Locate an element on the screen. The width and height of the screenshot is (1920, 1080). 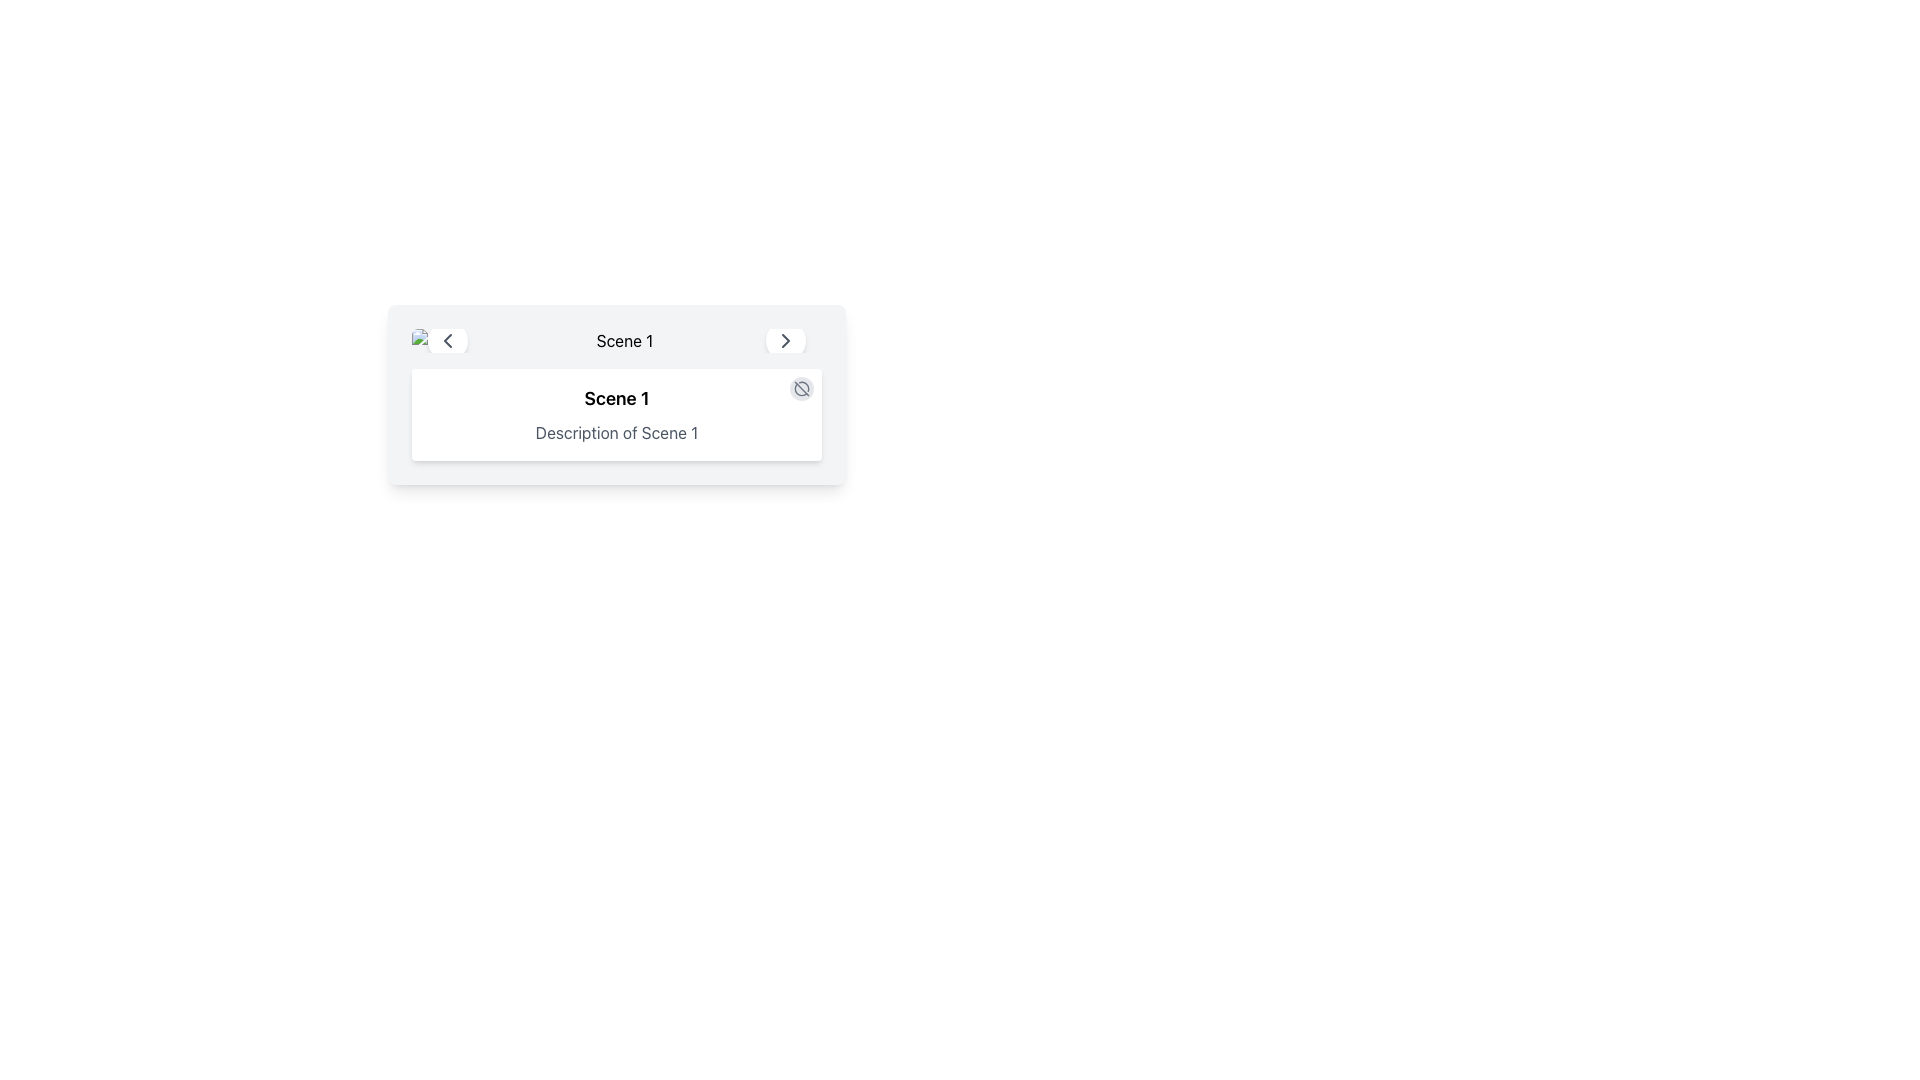
the small circular icon button with a crossed-out circle in the top-right corner of the 'Scene 1' card is located at coordinates (801, 389).